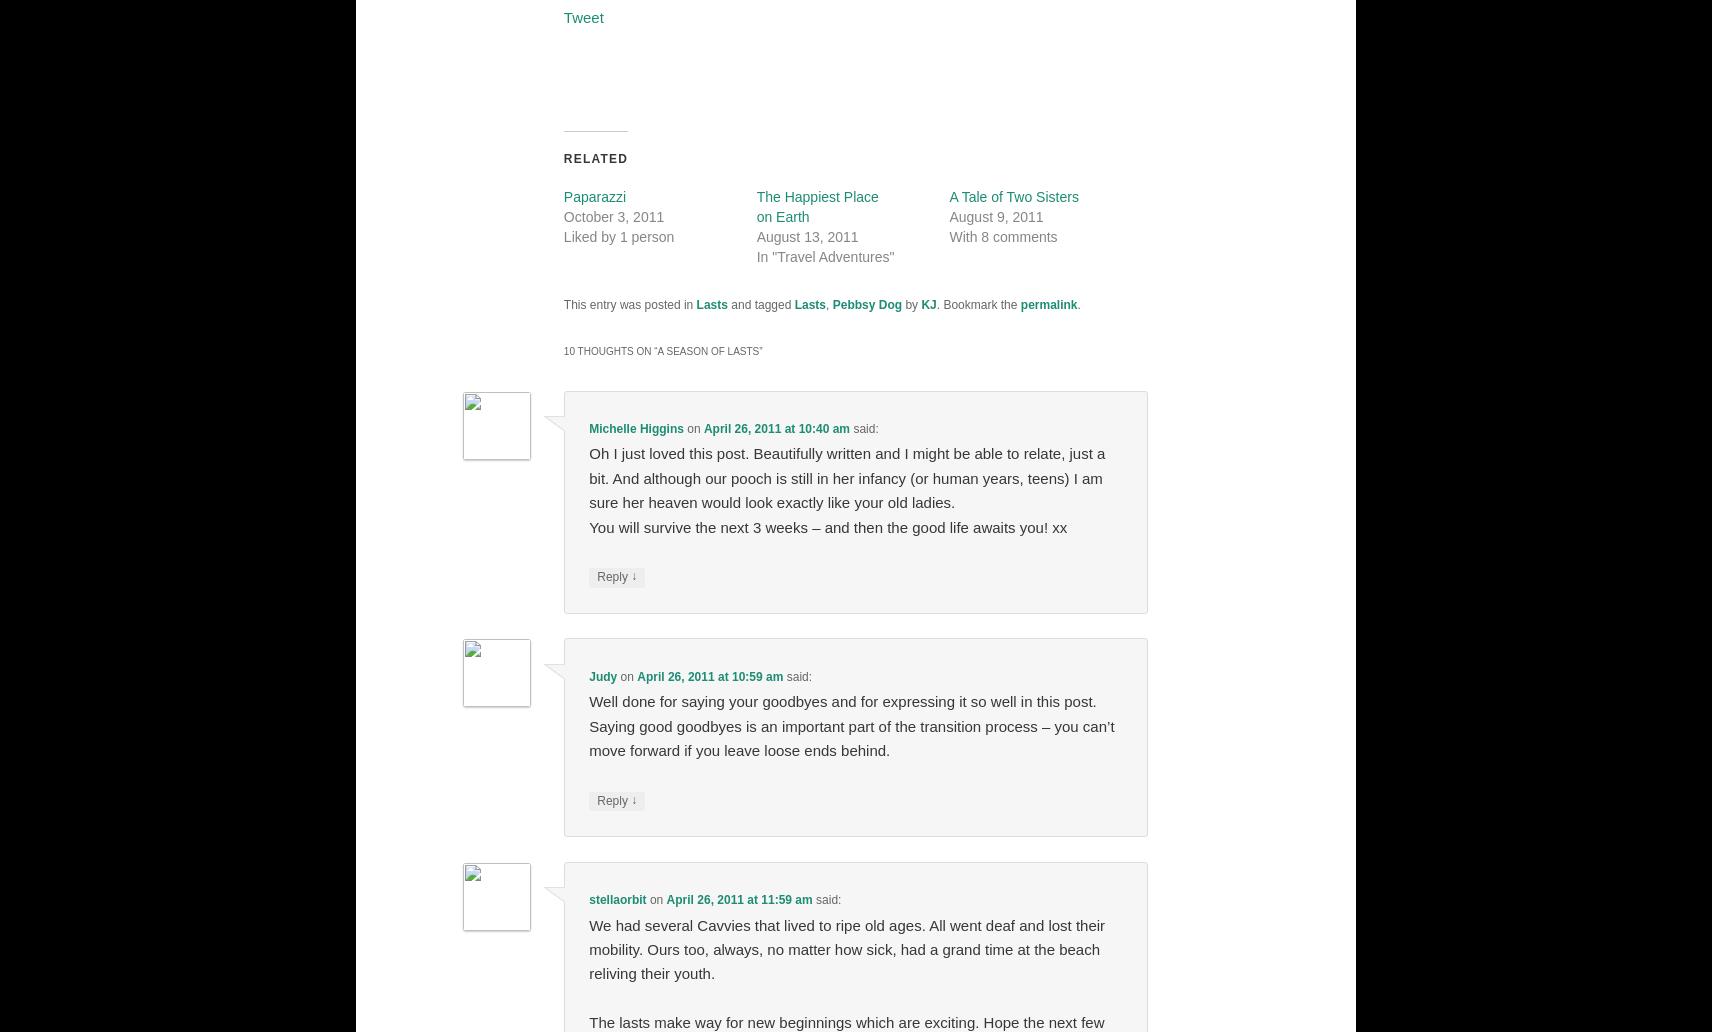 Image resolution: width=1712 pixels, height=1032 pixels. What do you see at coordinates (776, 428) in the screenshot?
I see `'April 26, 2011 at 10:40 am'` at bounding box center [776, 428].